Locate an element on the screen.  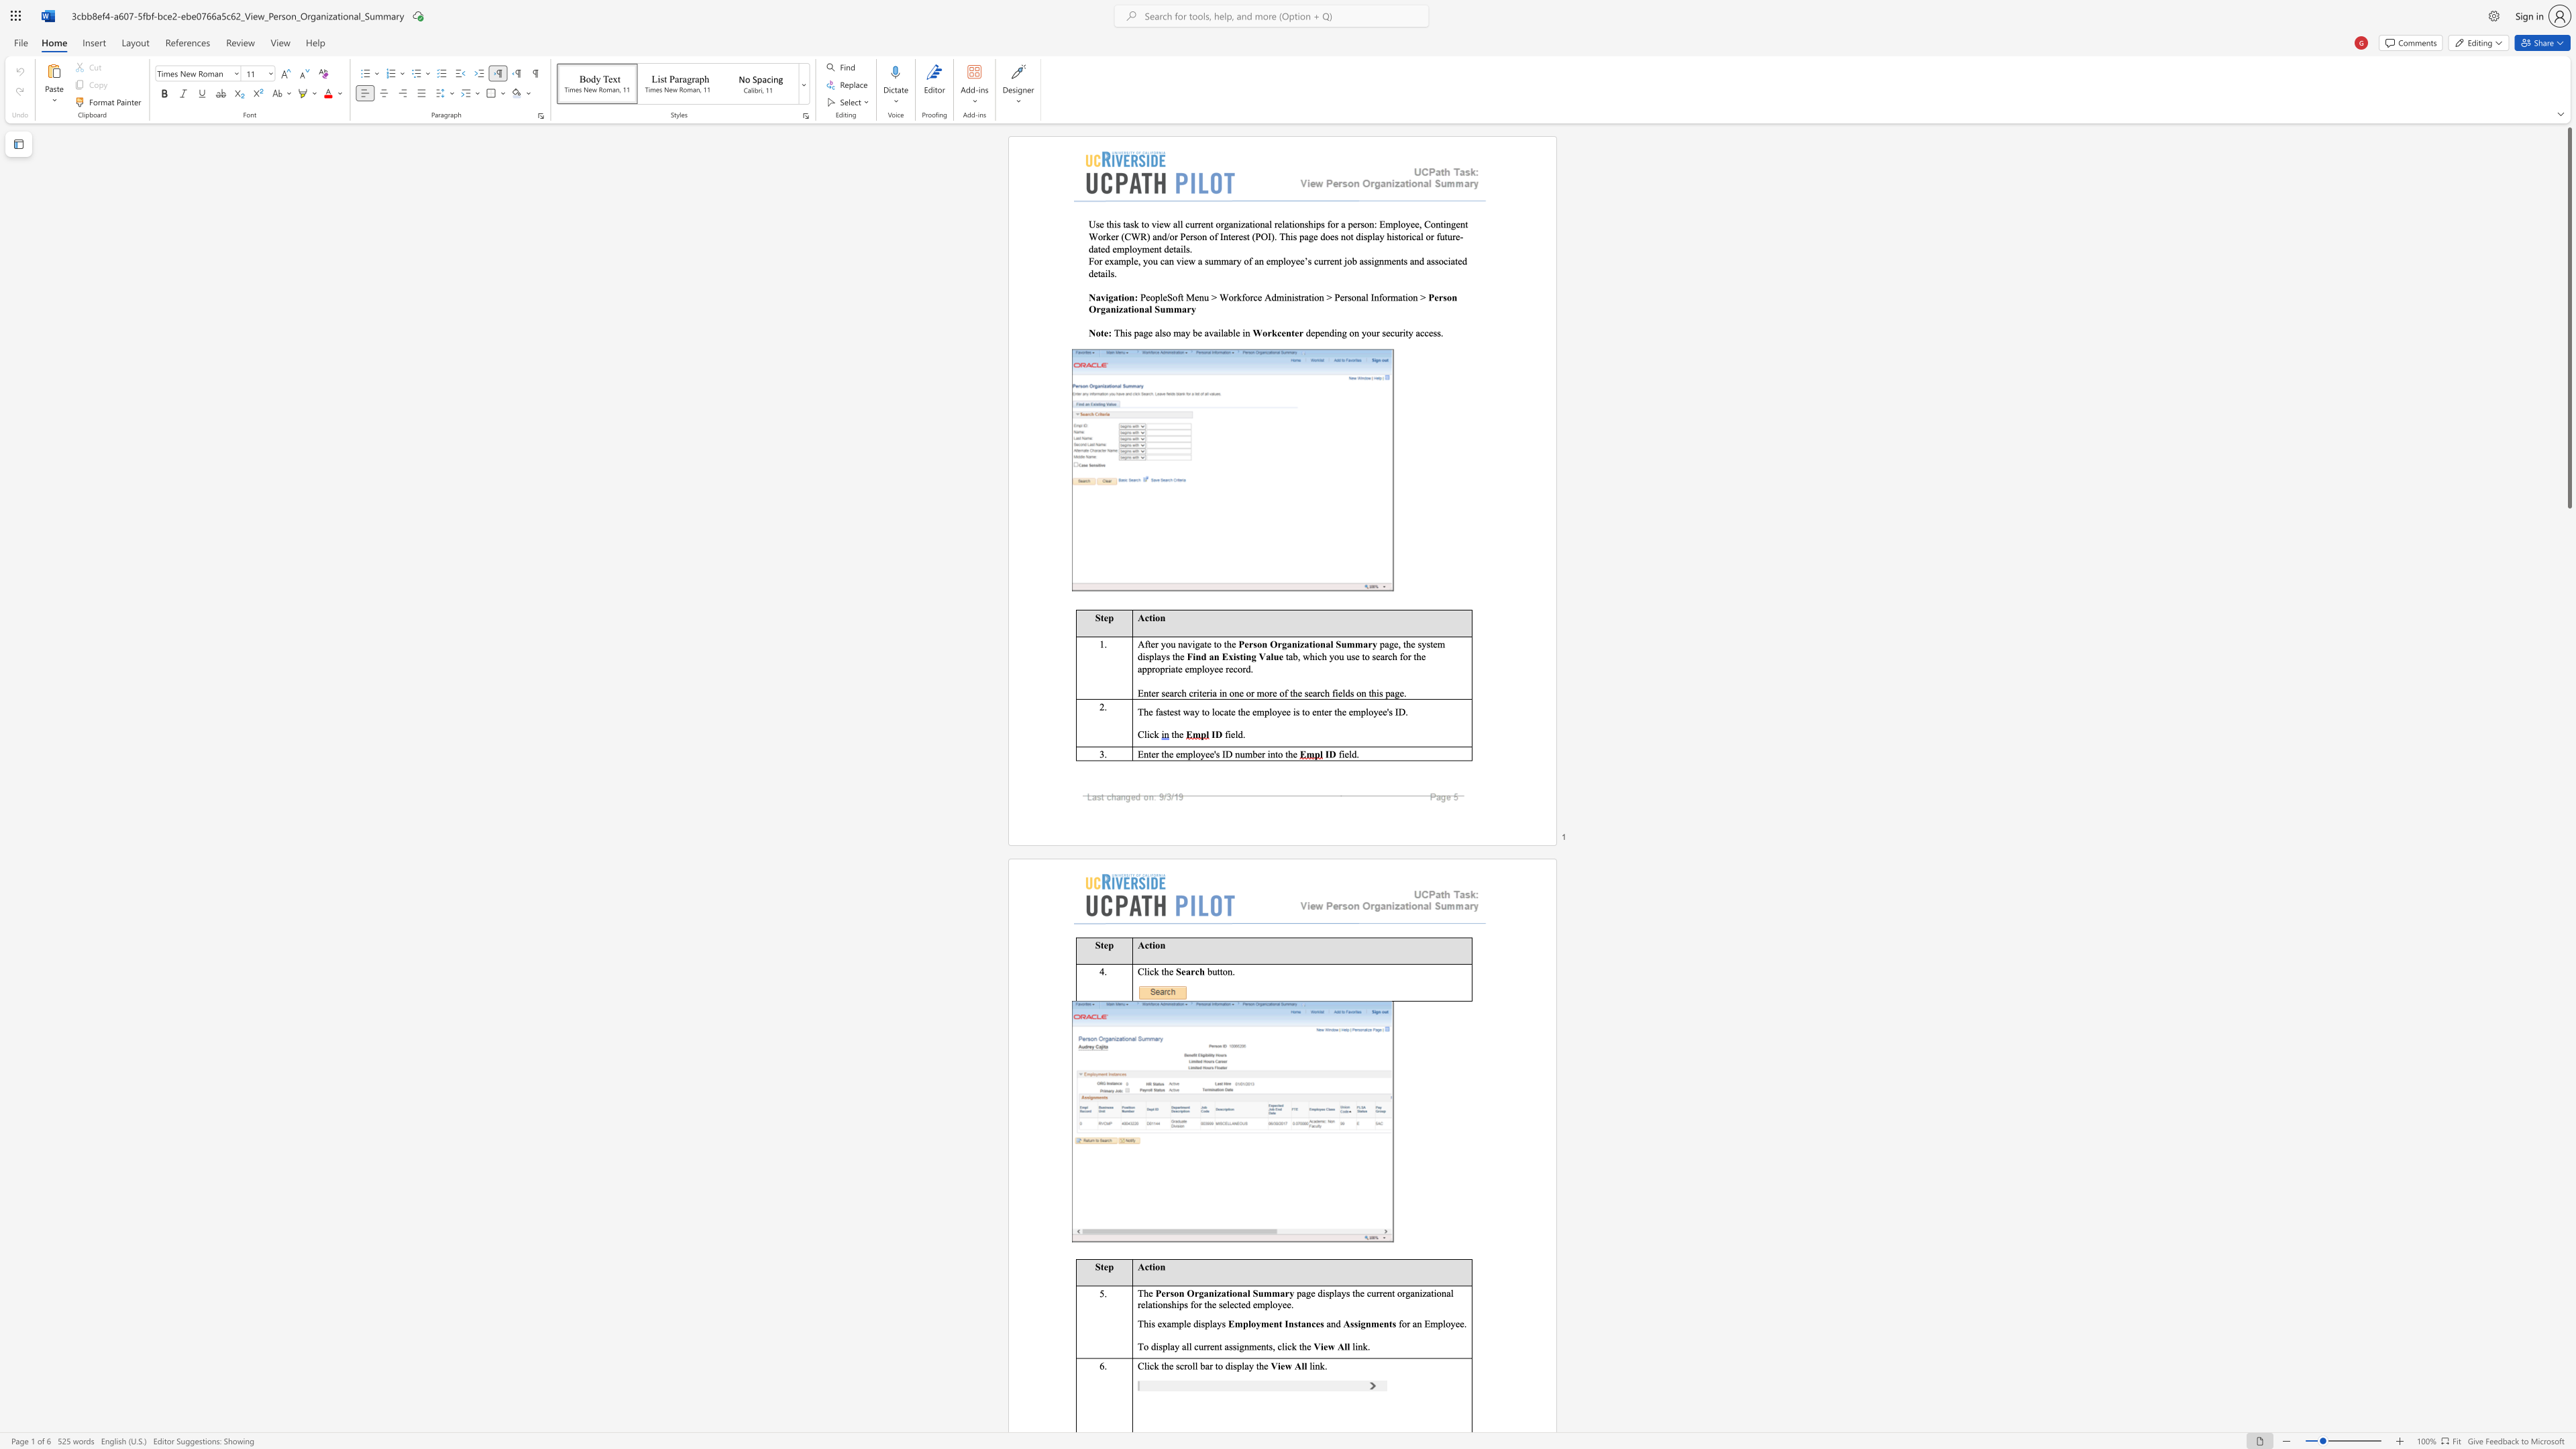
the 1th character "h" in the text is located at coordinates (1228, 643).